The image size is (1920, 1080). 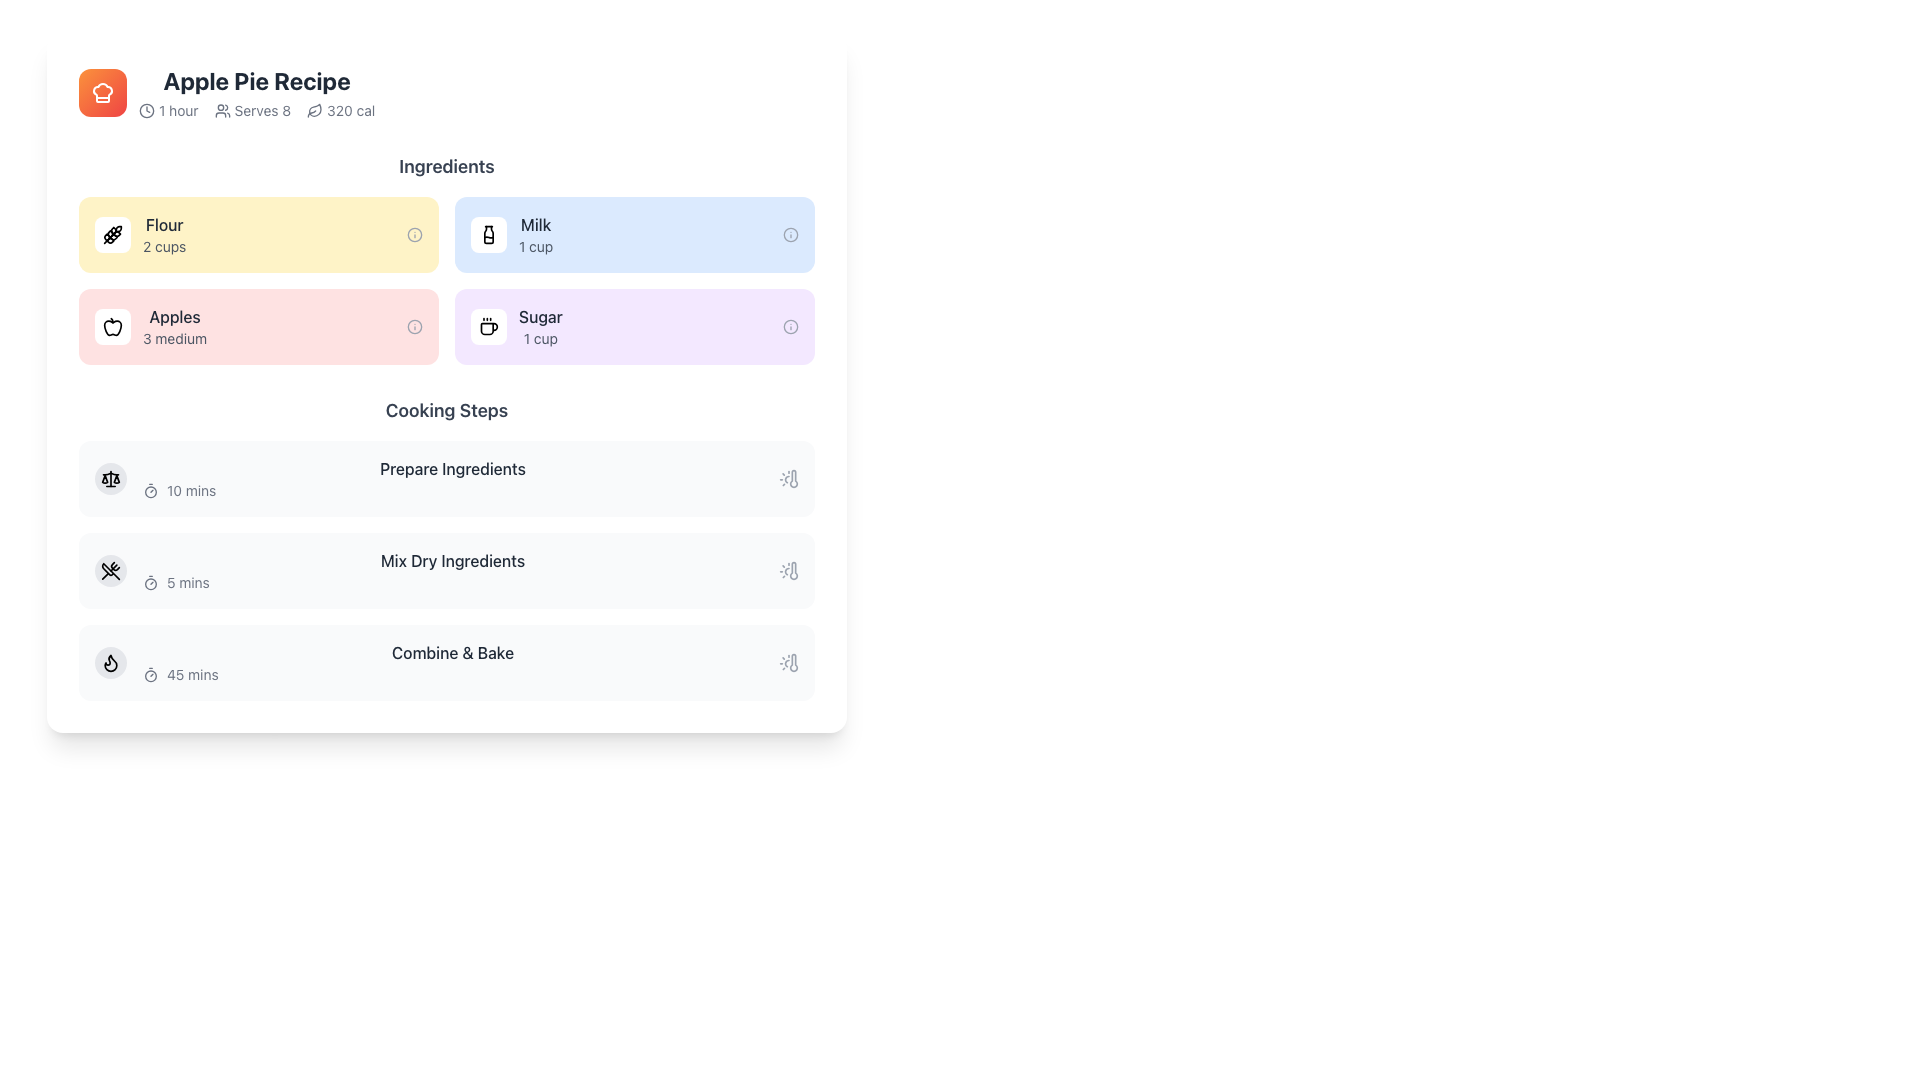 I want to click on the circular icon with a gray background and a black balance scale symbol, located to the left of the 'Prepare Ingredients' text in the 'Cooking Steps' section, so click(x=109, y=478).